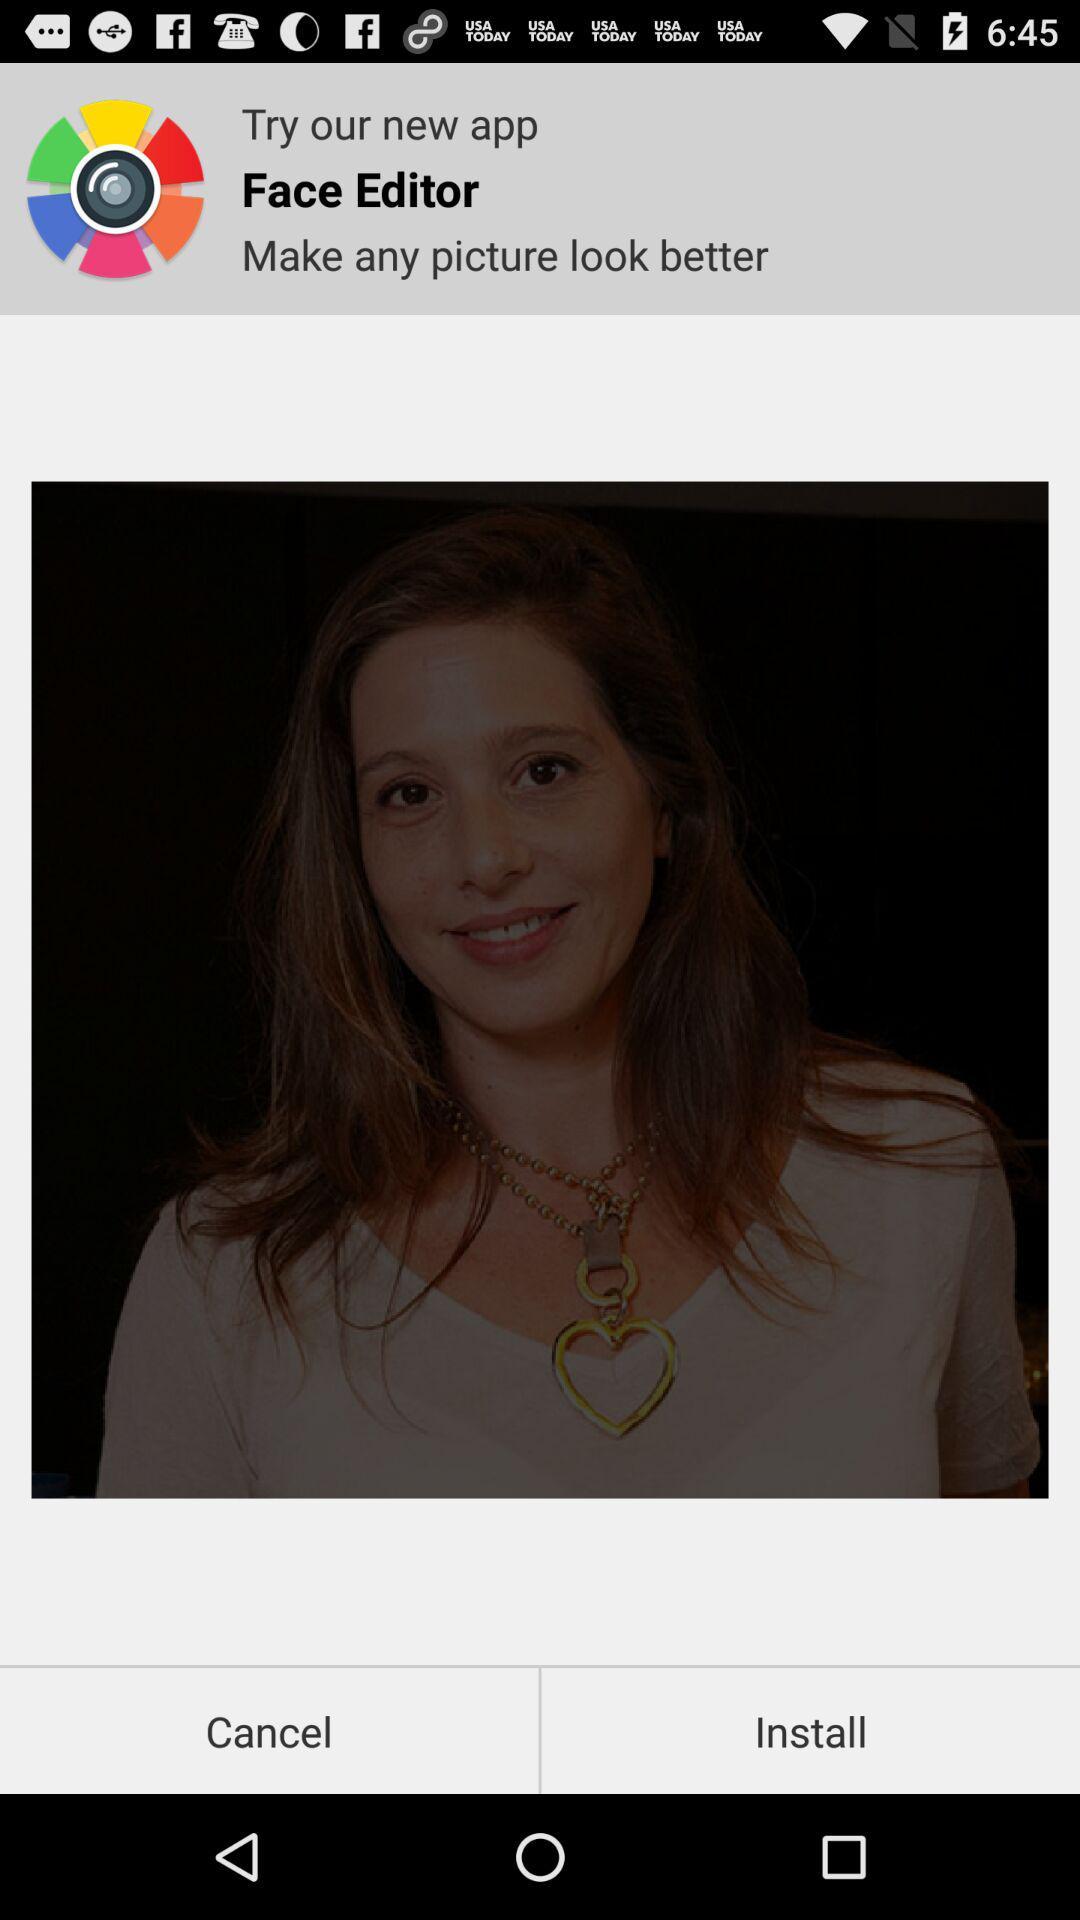  What do you see at coordinates (268, 1730) in the screenshot?
I see `cancel item` at bounding box center [268, 1730].